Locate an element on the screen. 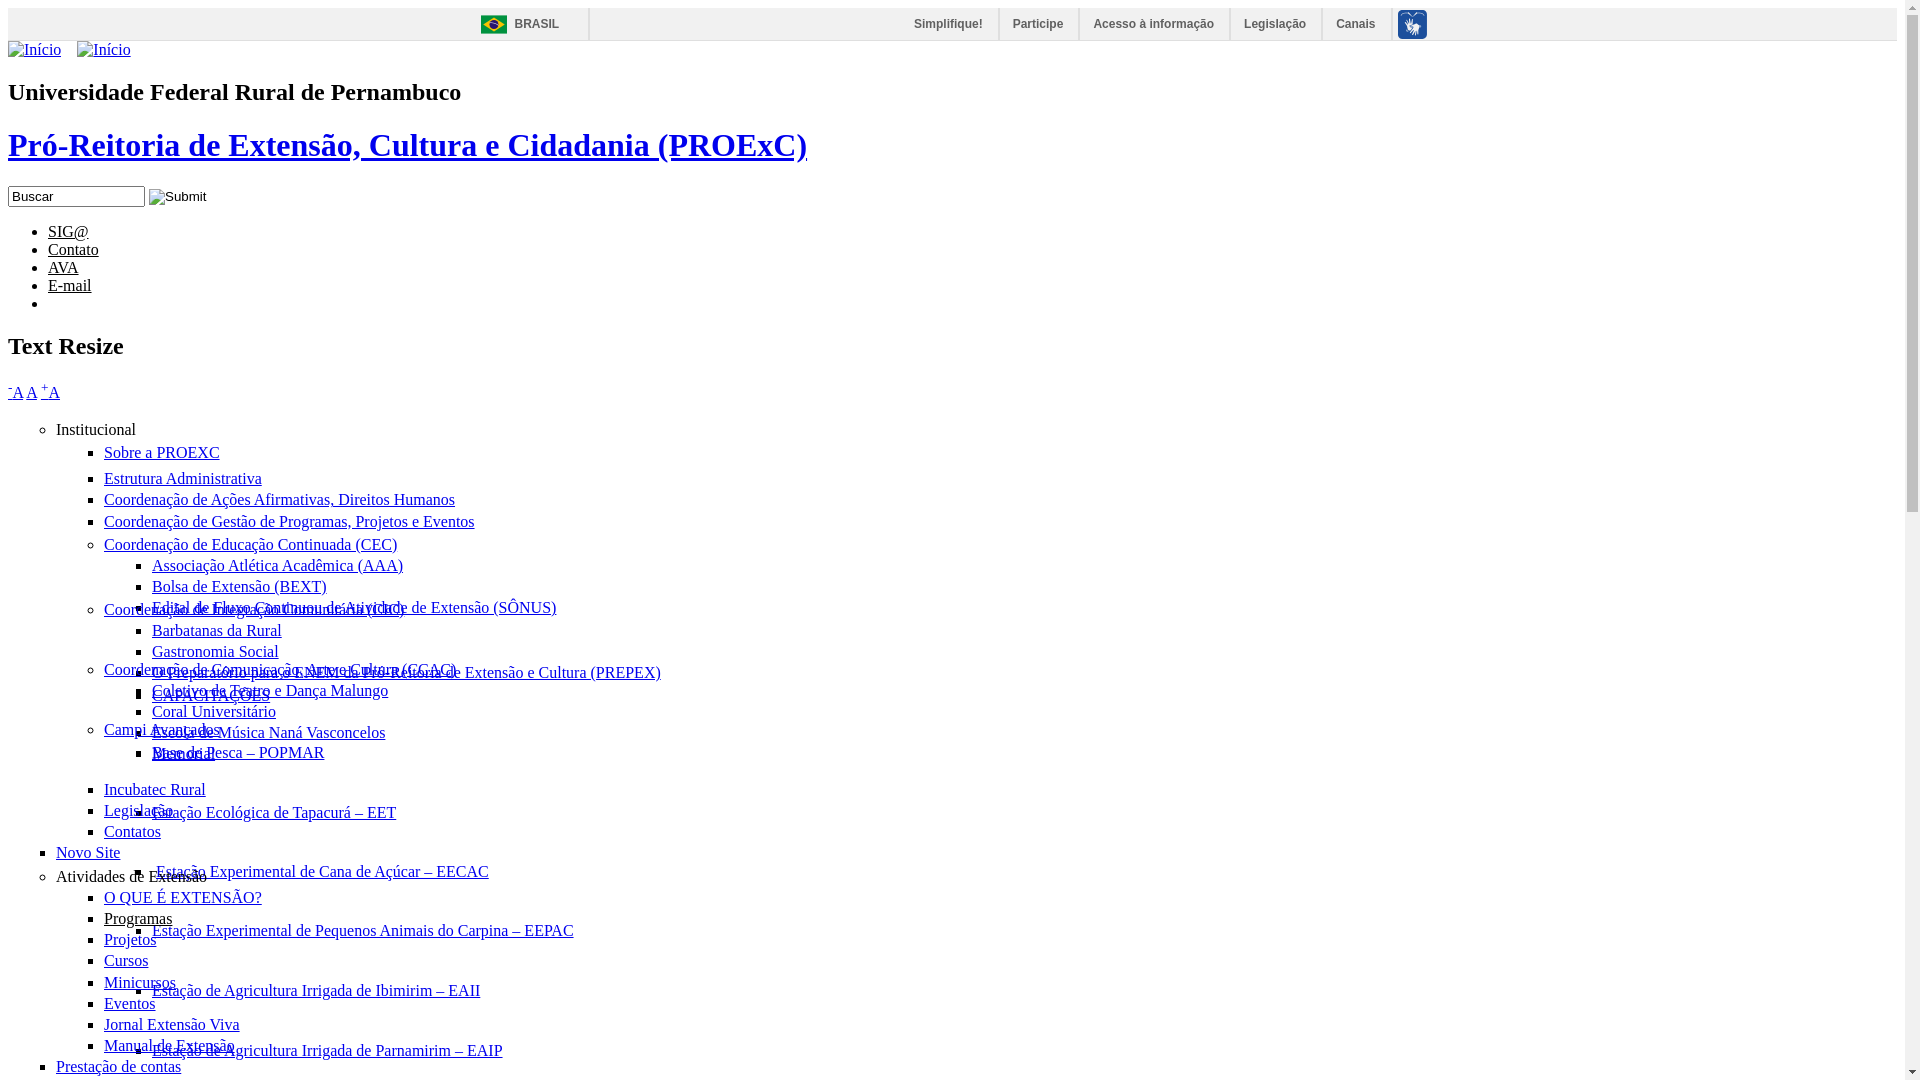 This screenshot has width=1920, height=1080. 'SIG@' is located at coordinates (48, 230).